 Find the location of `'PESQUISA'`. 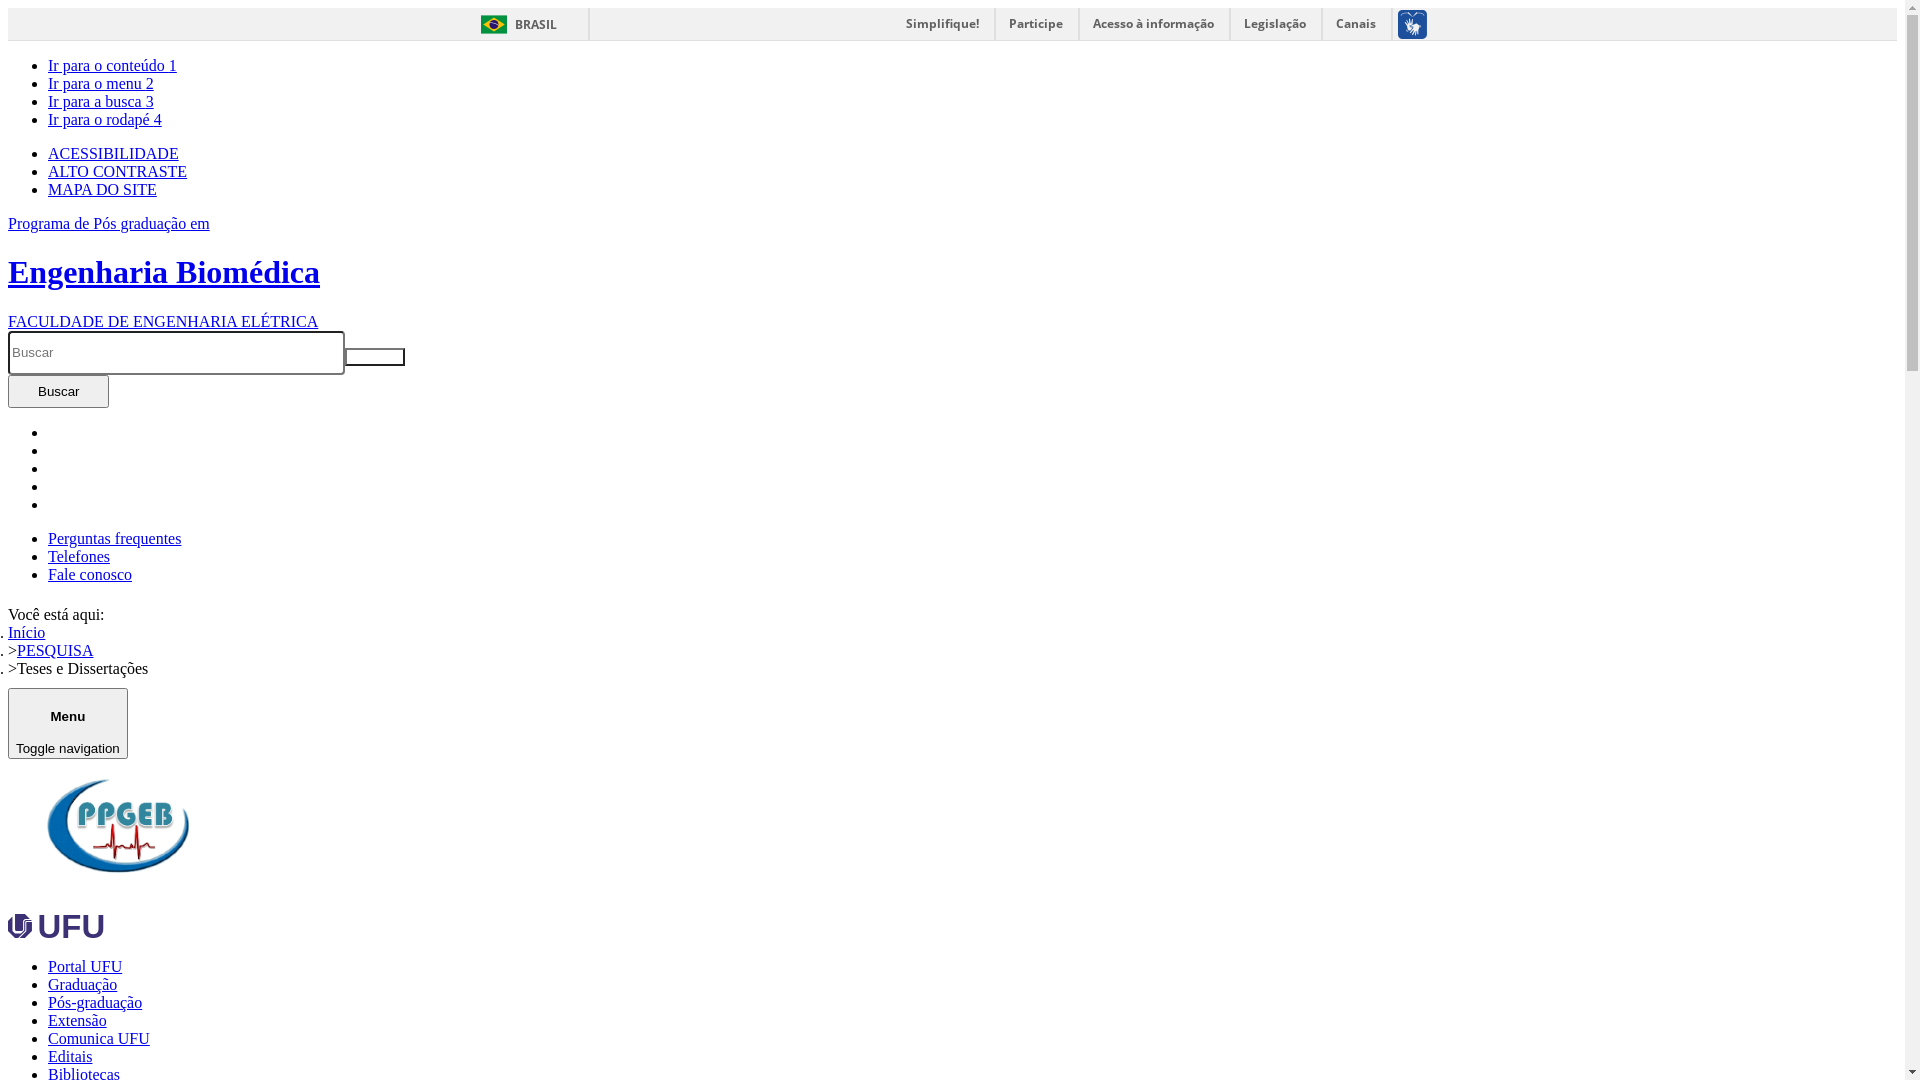

'PESQUISA' is located at coordinates (54, 650).